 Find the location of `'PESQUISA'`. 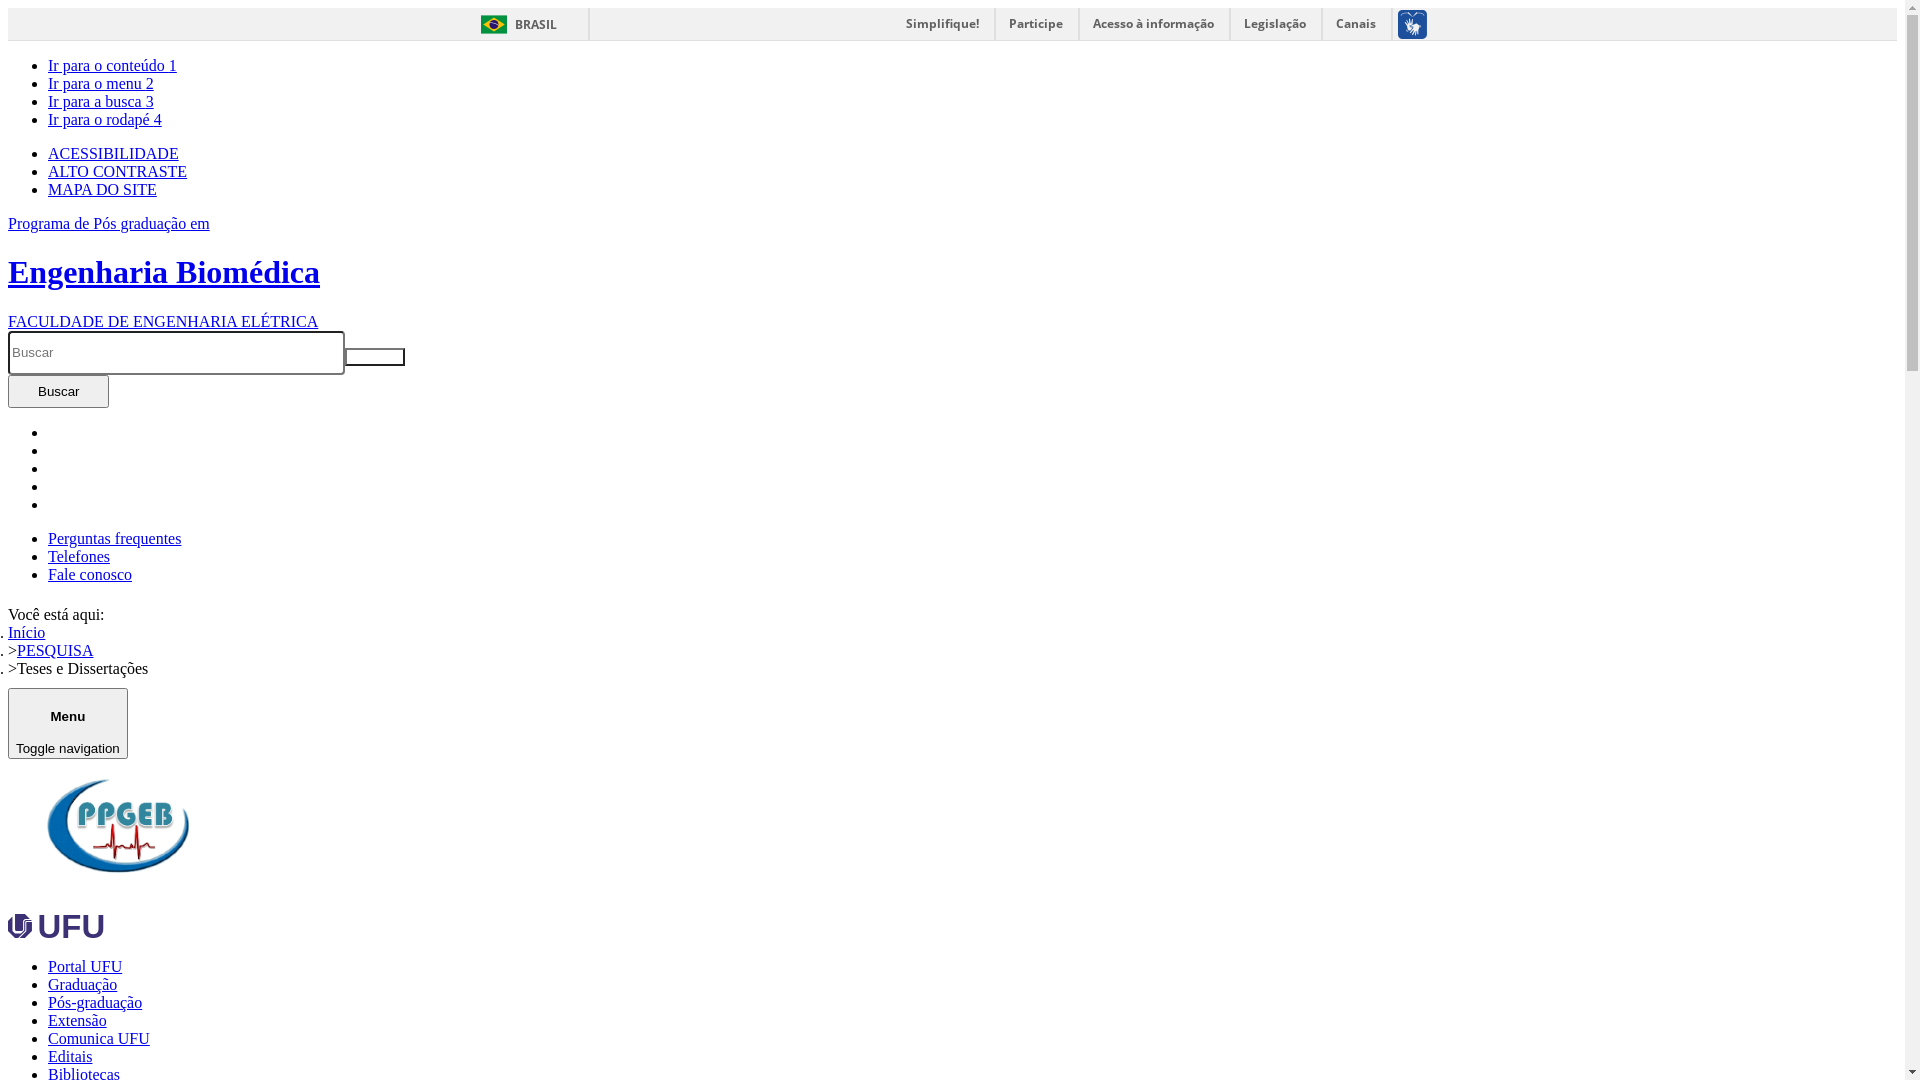

'PESQUISA' is located at coordinates (54, 650).